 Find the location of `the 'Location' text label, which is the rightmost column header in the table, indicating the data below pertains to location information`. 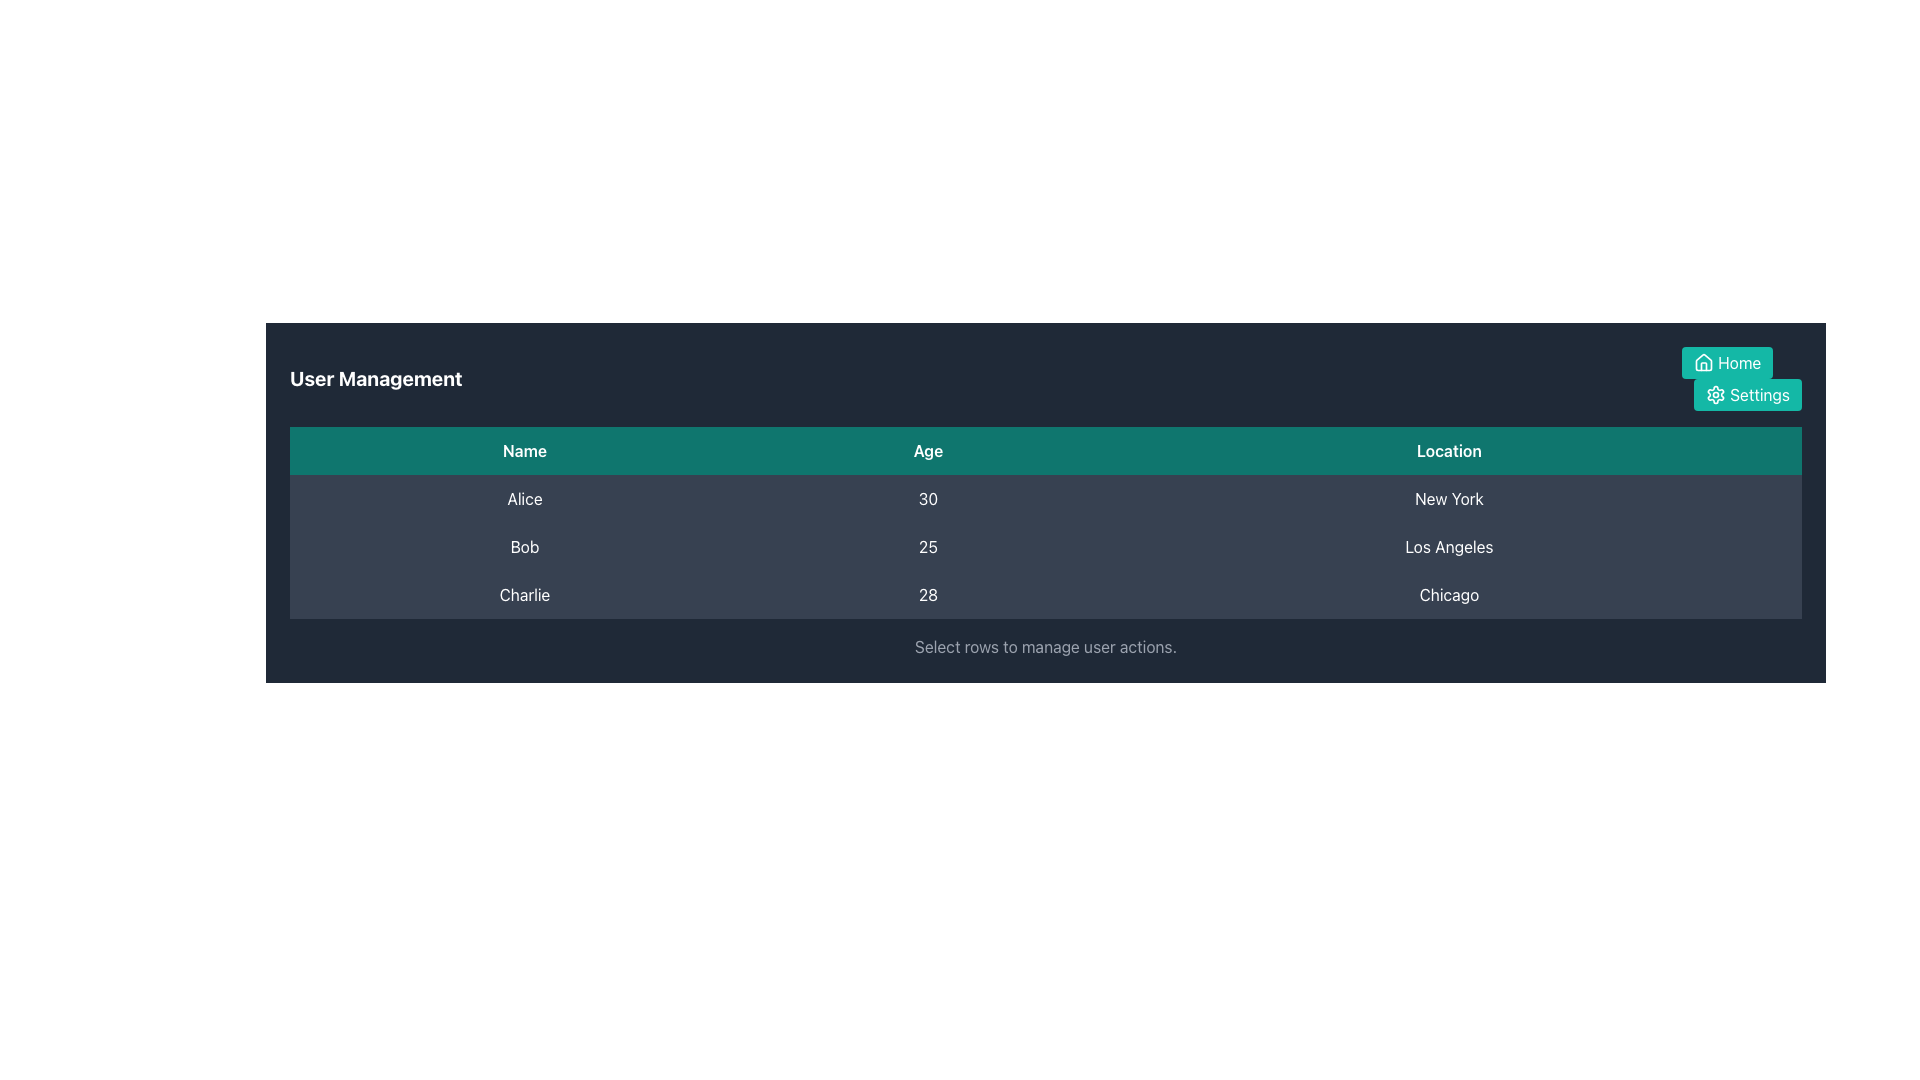

the 'Location' text label, which is the rightmost column header in the table, indicating the data below pertains to location information is located at coordinates (1449, 451).